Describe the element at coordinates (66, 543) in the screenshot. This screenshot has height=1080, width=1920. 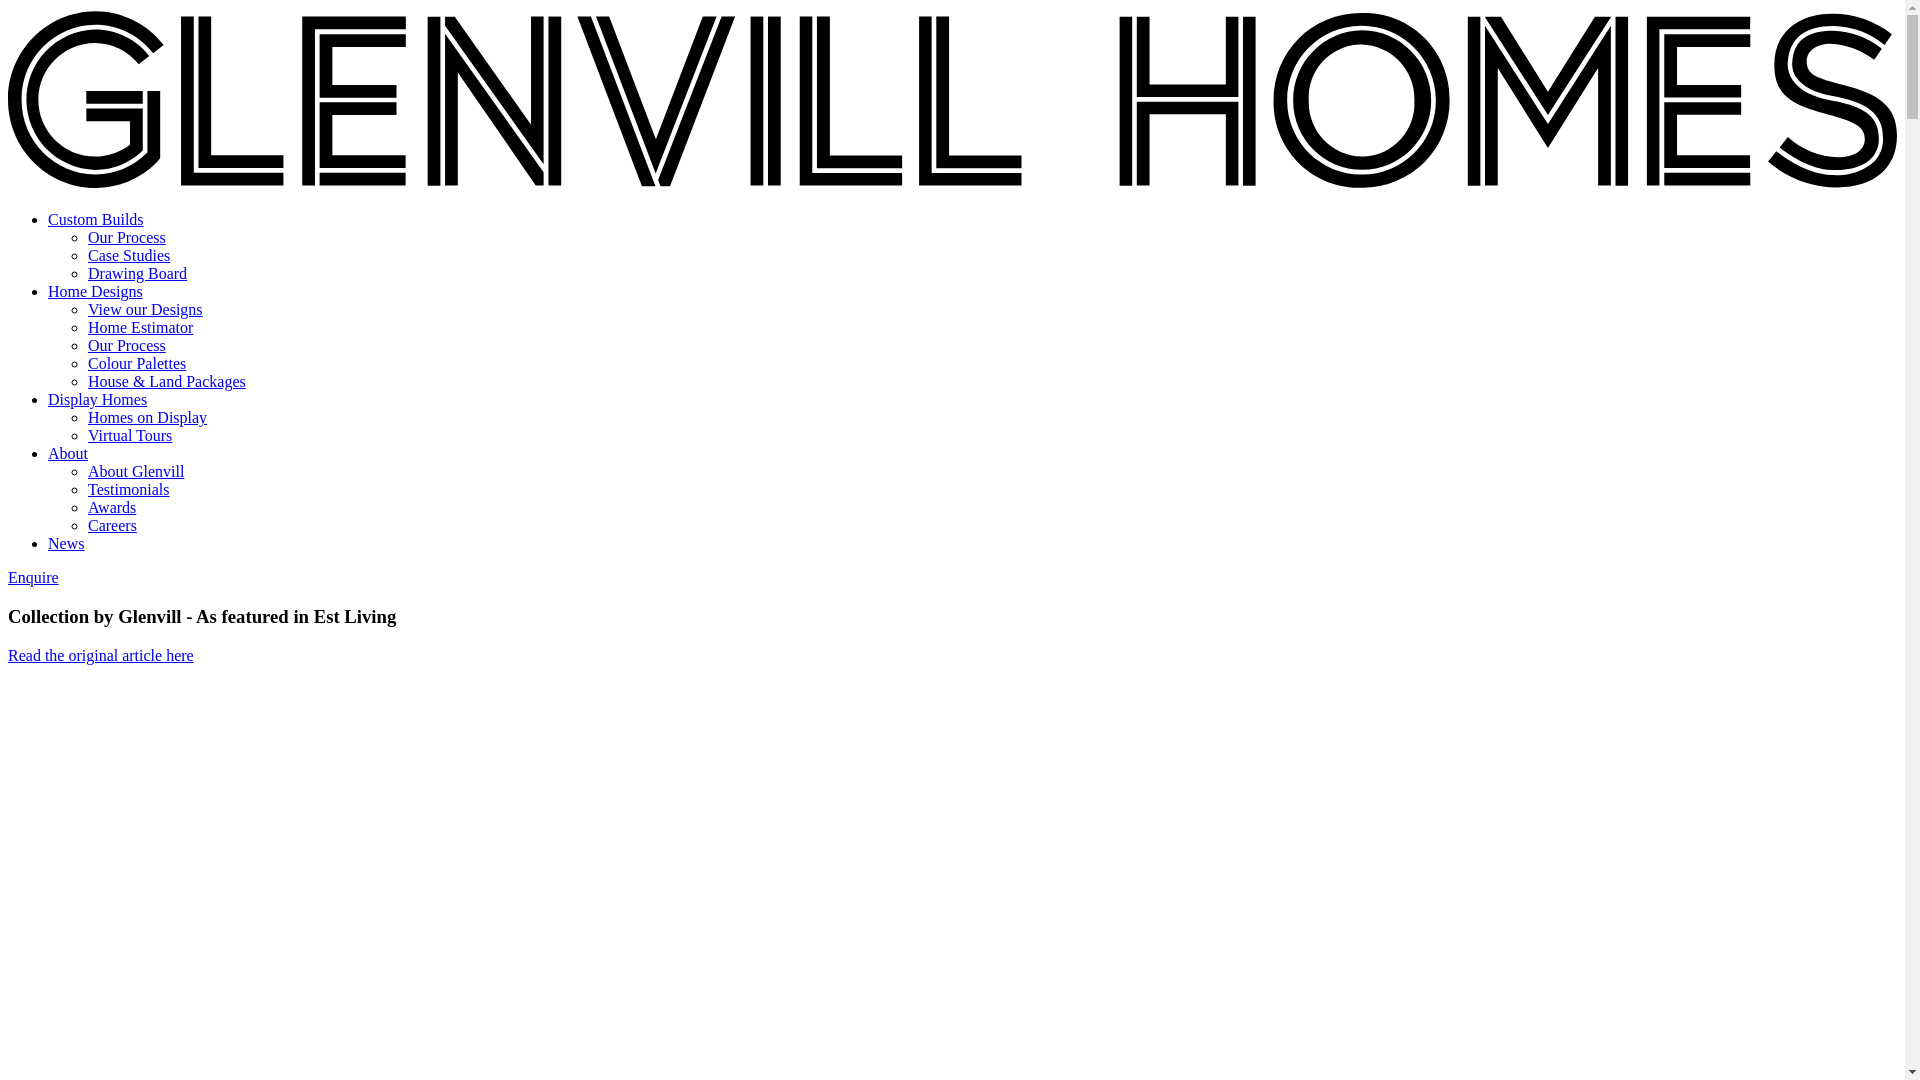
I see `'News'` at that location.